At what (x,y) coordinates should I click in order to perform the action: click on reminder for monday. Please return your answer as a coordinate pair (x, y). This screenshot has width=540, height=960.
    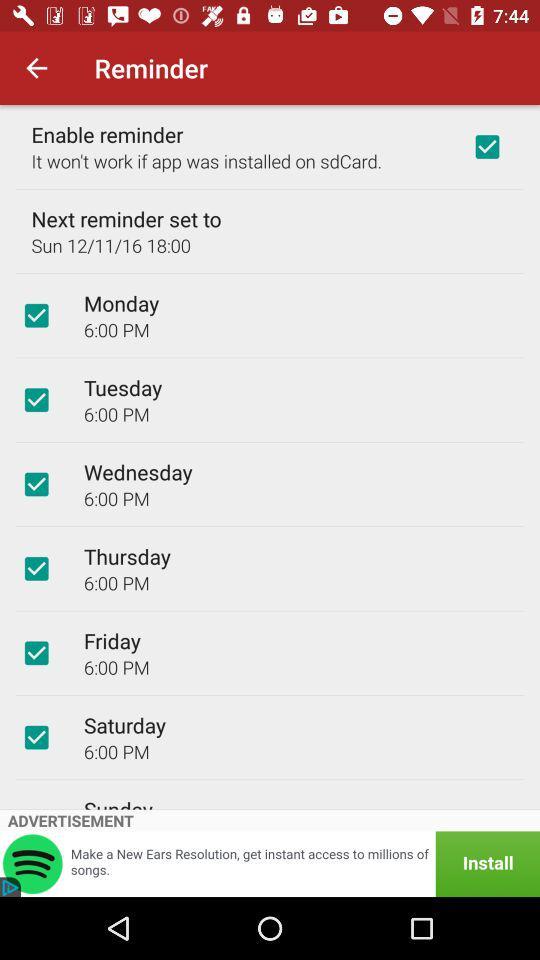
    Looking at the image, I should click on (36, 315).